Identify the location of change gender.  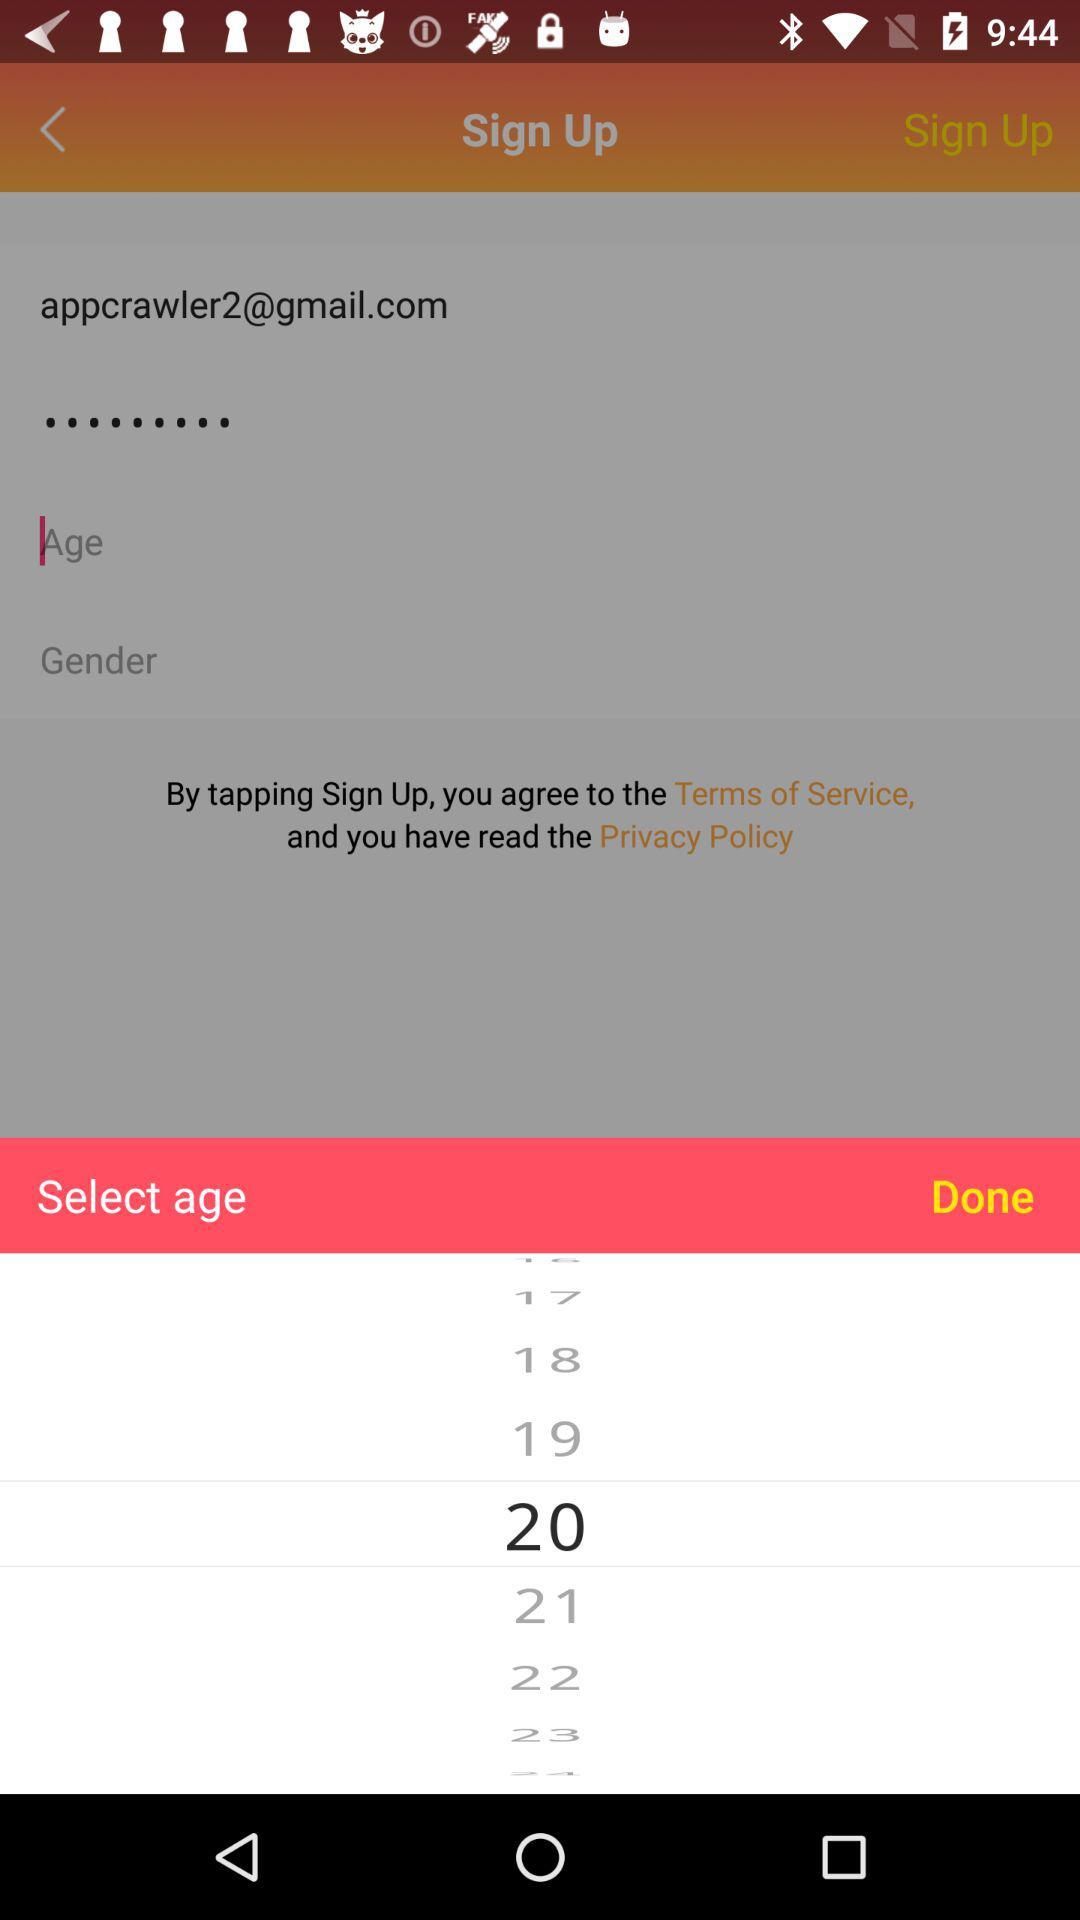
(540, 659).